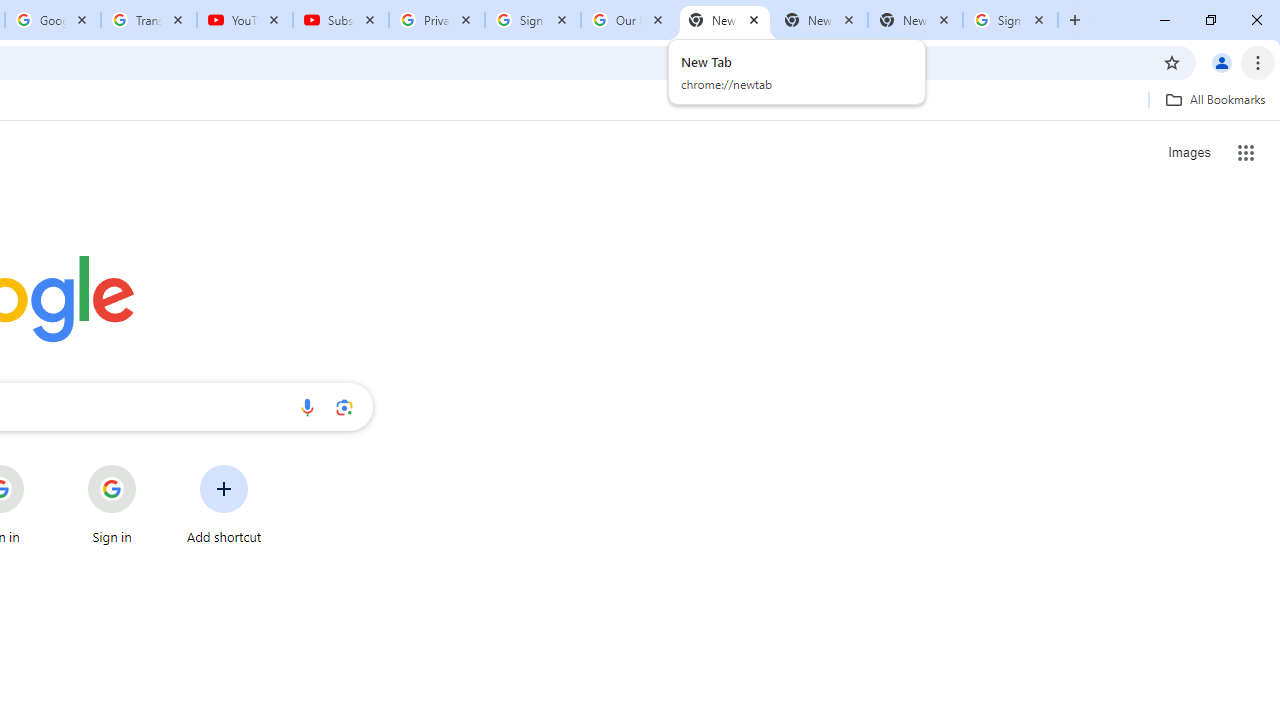 The image size is (1280, 720). I want to click on 'Sign in - Google Accounts', so click(533, 20).